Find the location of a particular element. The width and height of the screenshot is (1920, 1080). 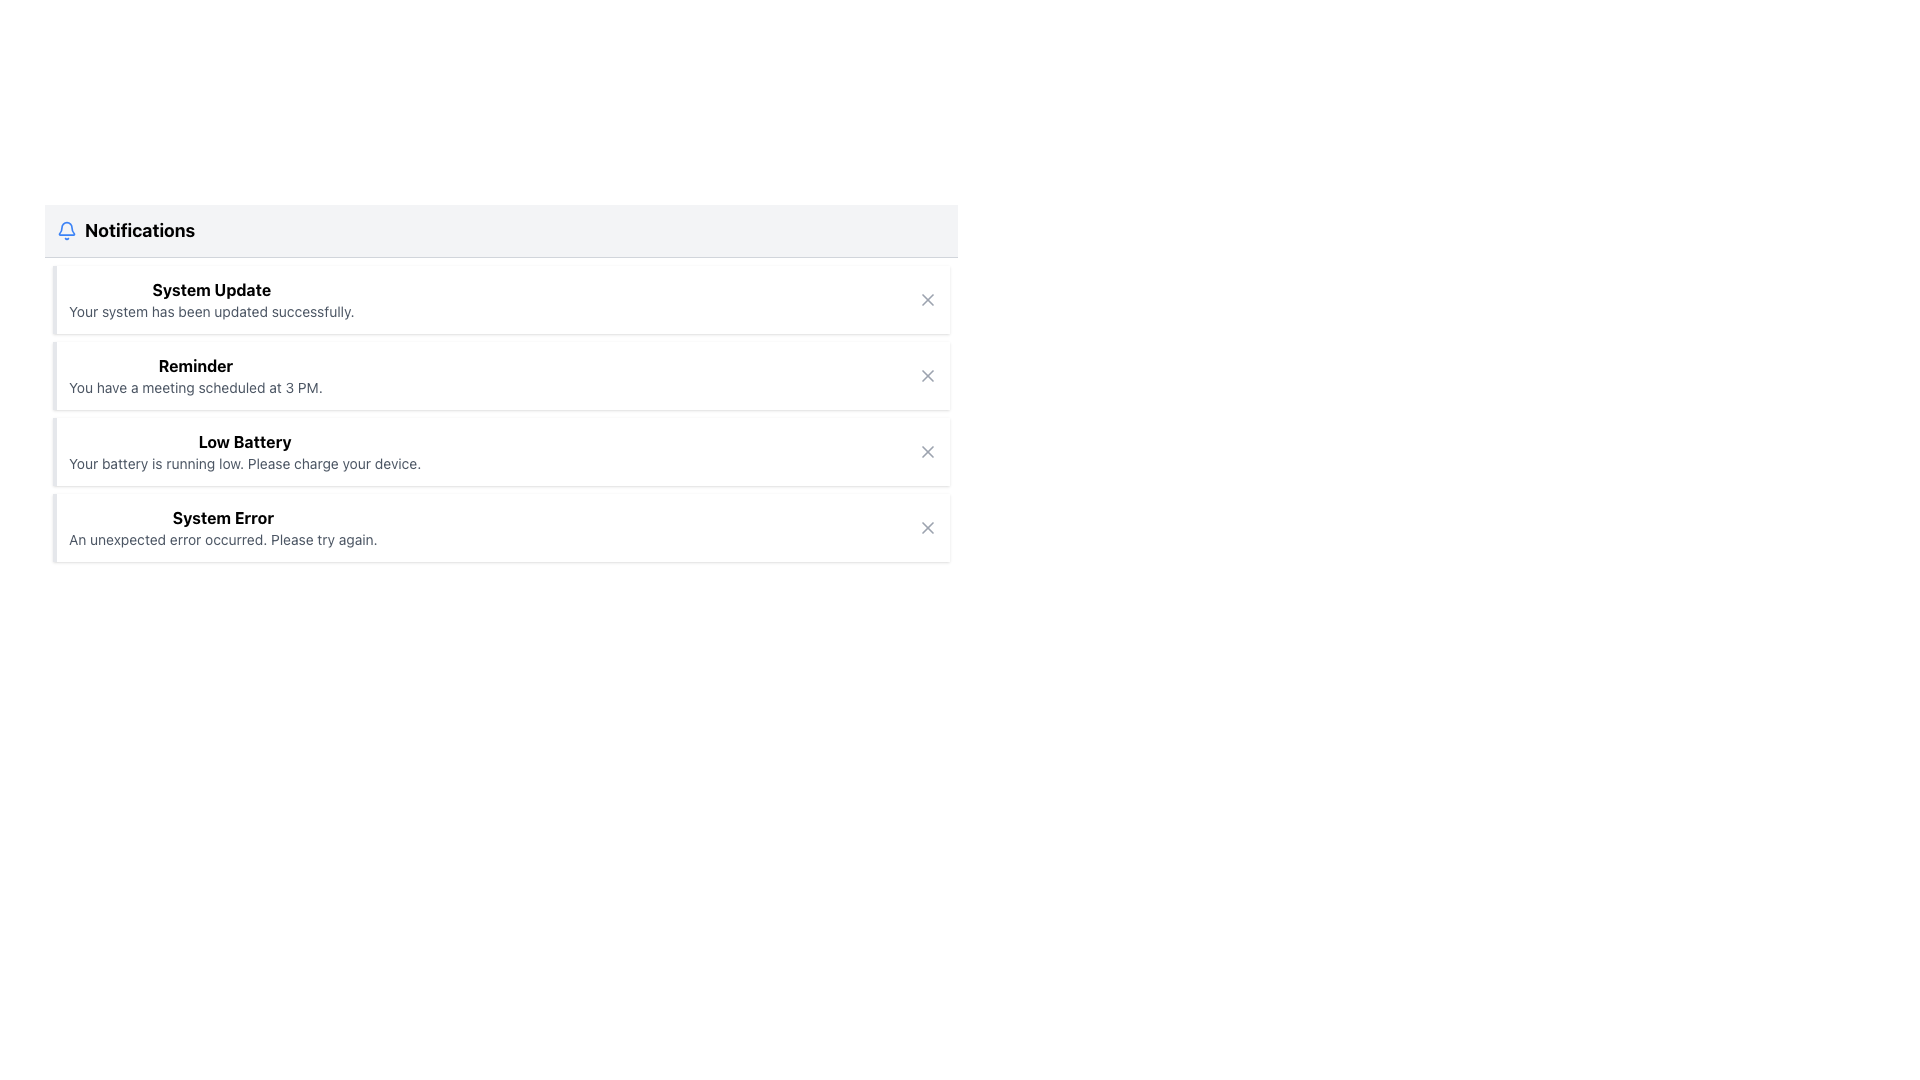

the 'X' icon close button located at the upper-right corner of the notification titled 'Reminder' to potentially reveal a tooltip is located at coordinates (926, 375).